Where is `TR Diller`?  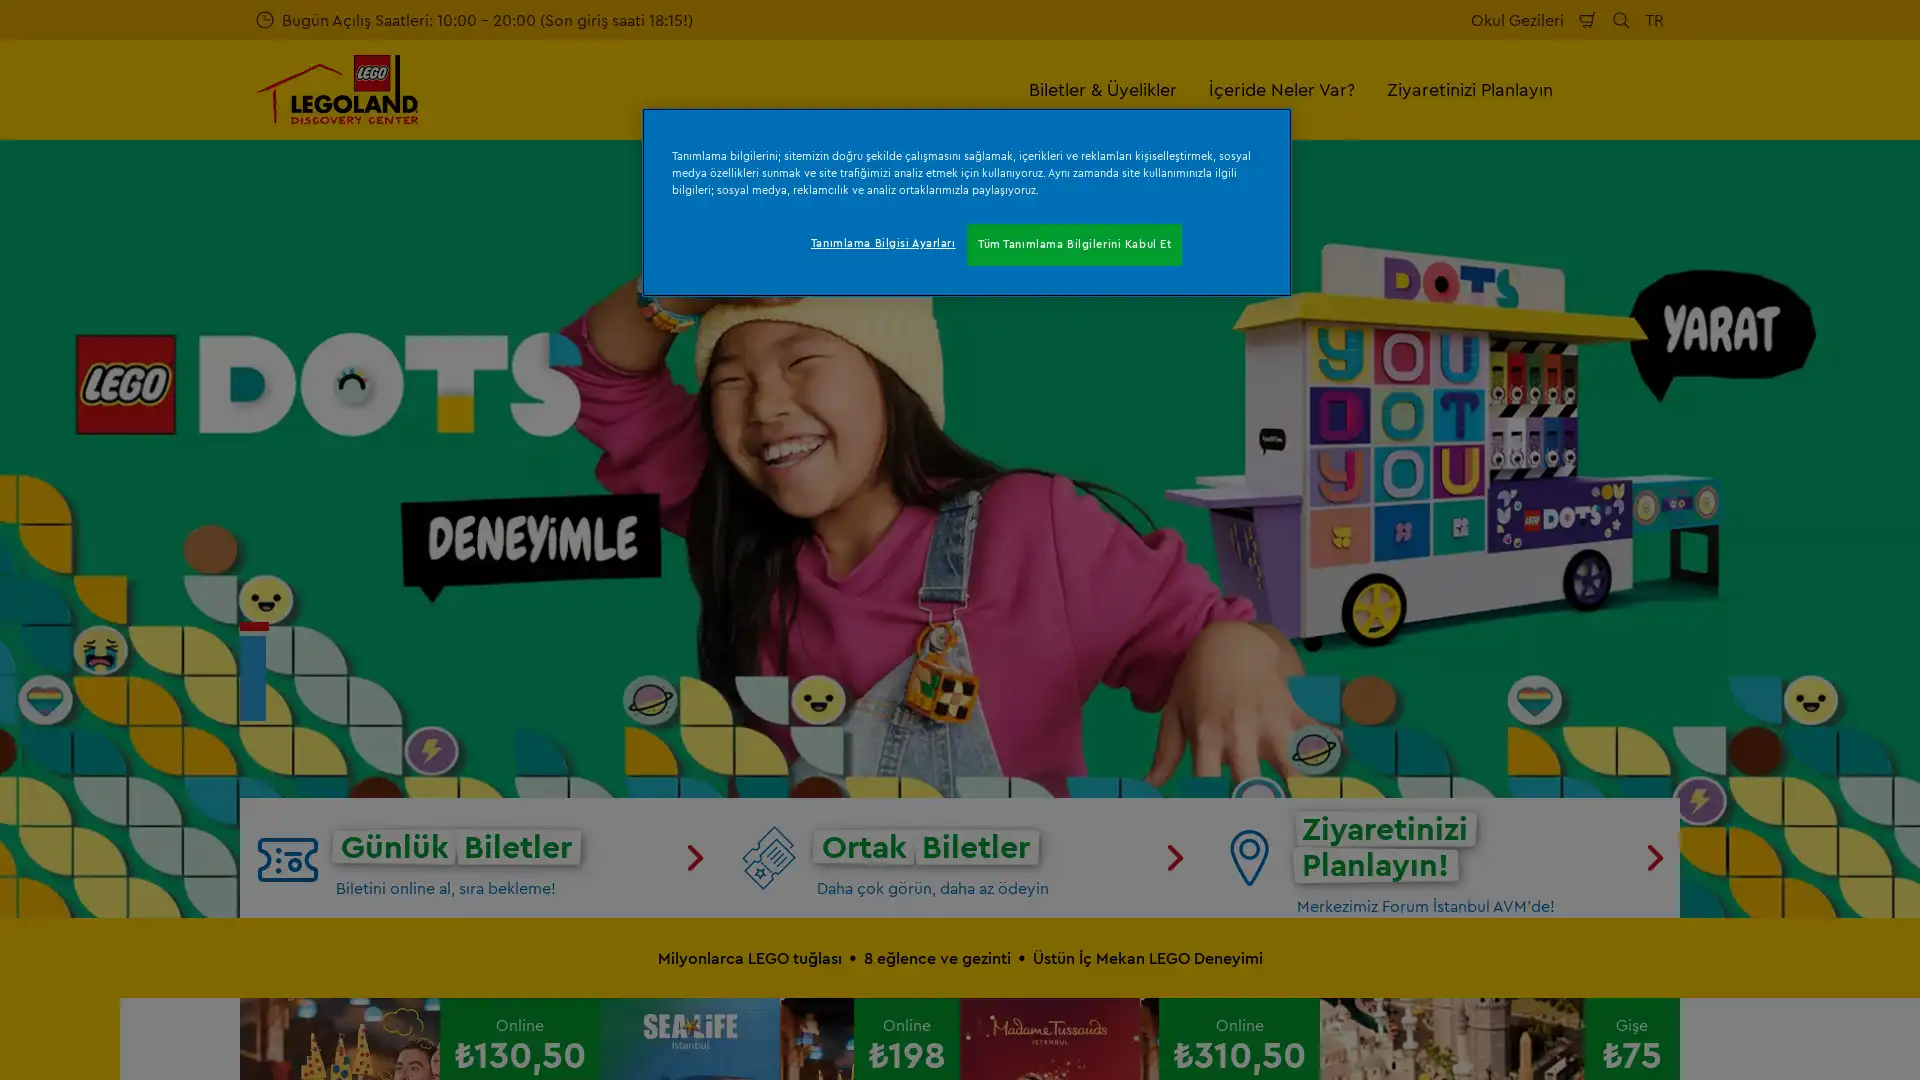
TR Diller is located at coordinates (1654, 19).